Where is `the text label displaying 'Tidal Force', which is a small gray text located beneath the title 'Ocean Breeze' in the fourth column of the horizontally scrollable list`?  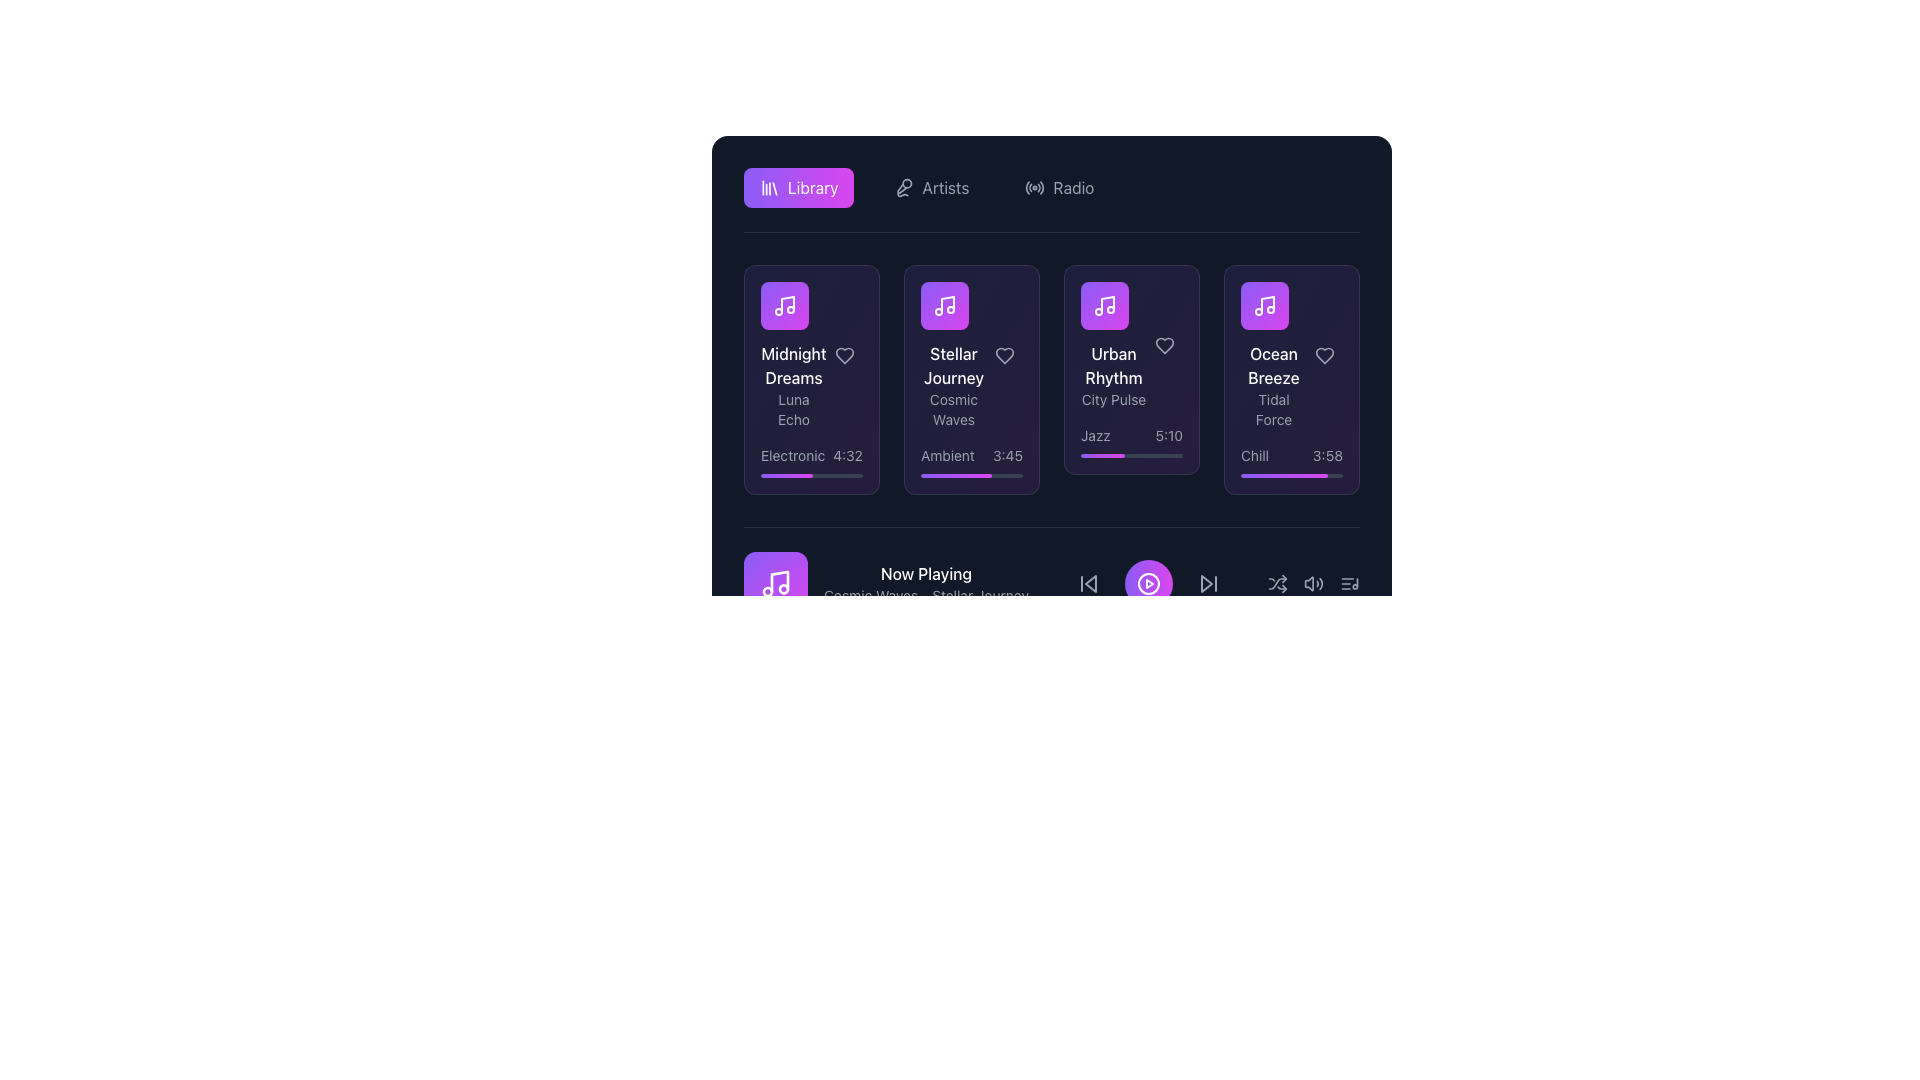
the text label displaying 'Tidal Force', which is a small gray text located beneath the title 'Ocean Breeze' in the fourth column of the horizontally scrollable list is located at coordinates (1272, 408).